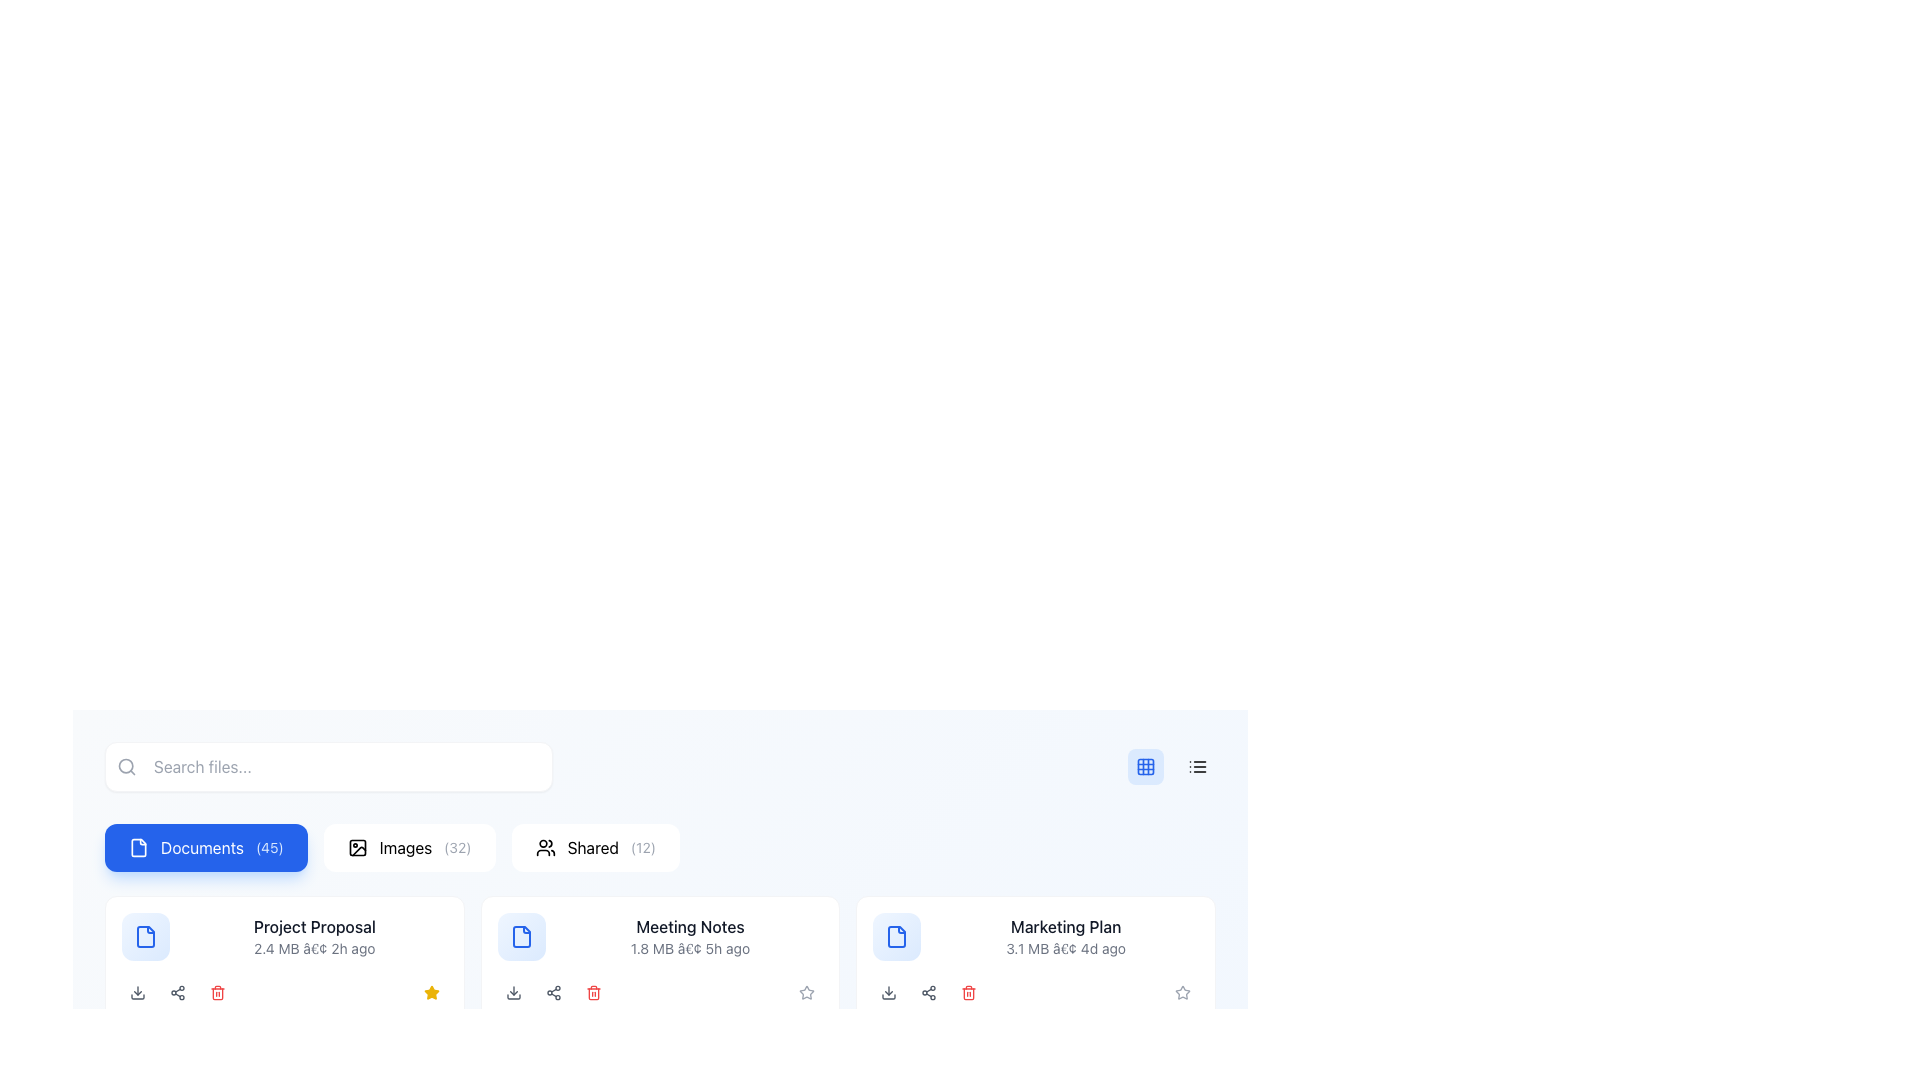 Image resolution: width=1920 pixels, height=1080 pixels. I want to click on displayed text from the text label with metadata located under the second column in the row of files, immediately to the right of the document icon, so click(313, 937).